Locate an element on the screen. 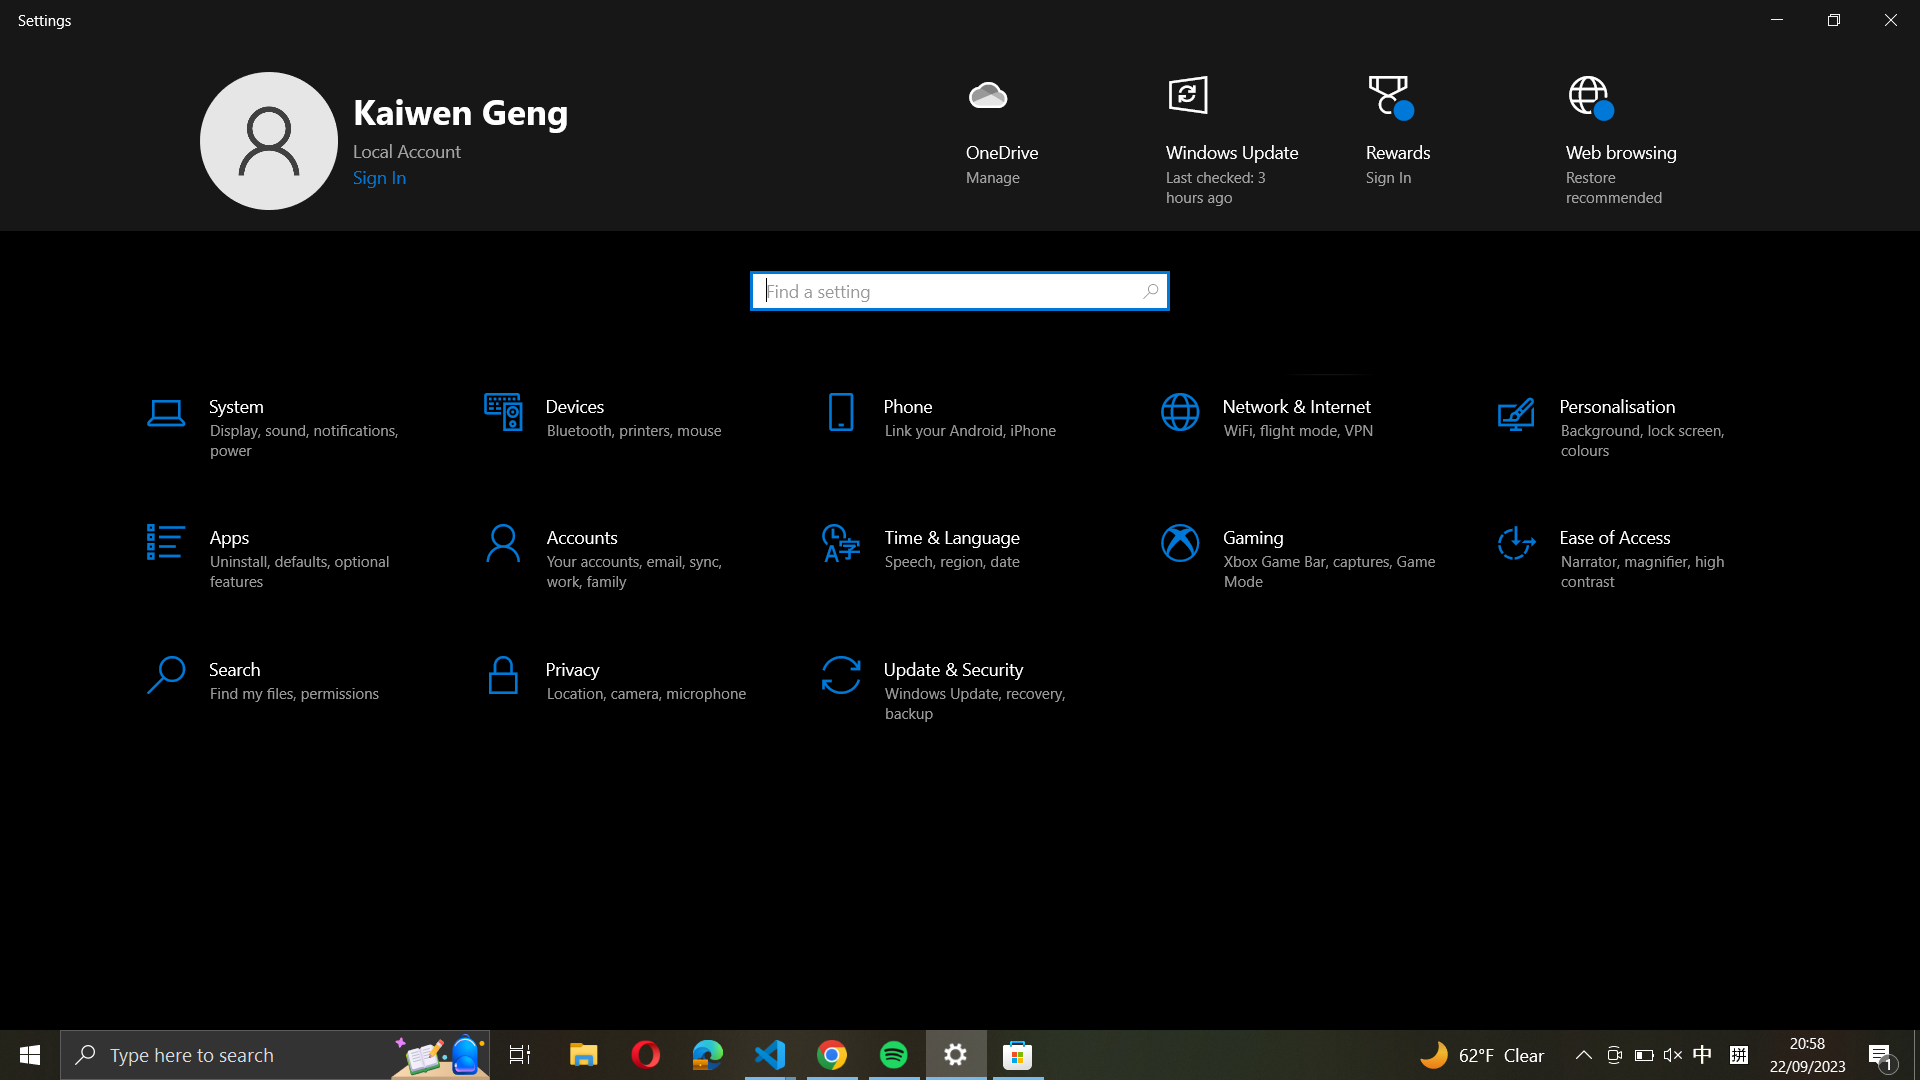 Image resolution: width=1920 pixels, height=1080 pixels. Use the "Rewards" button is located at coordinates (1406, 140).